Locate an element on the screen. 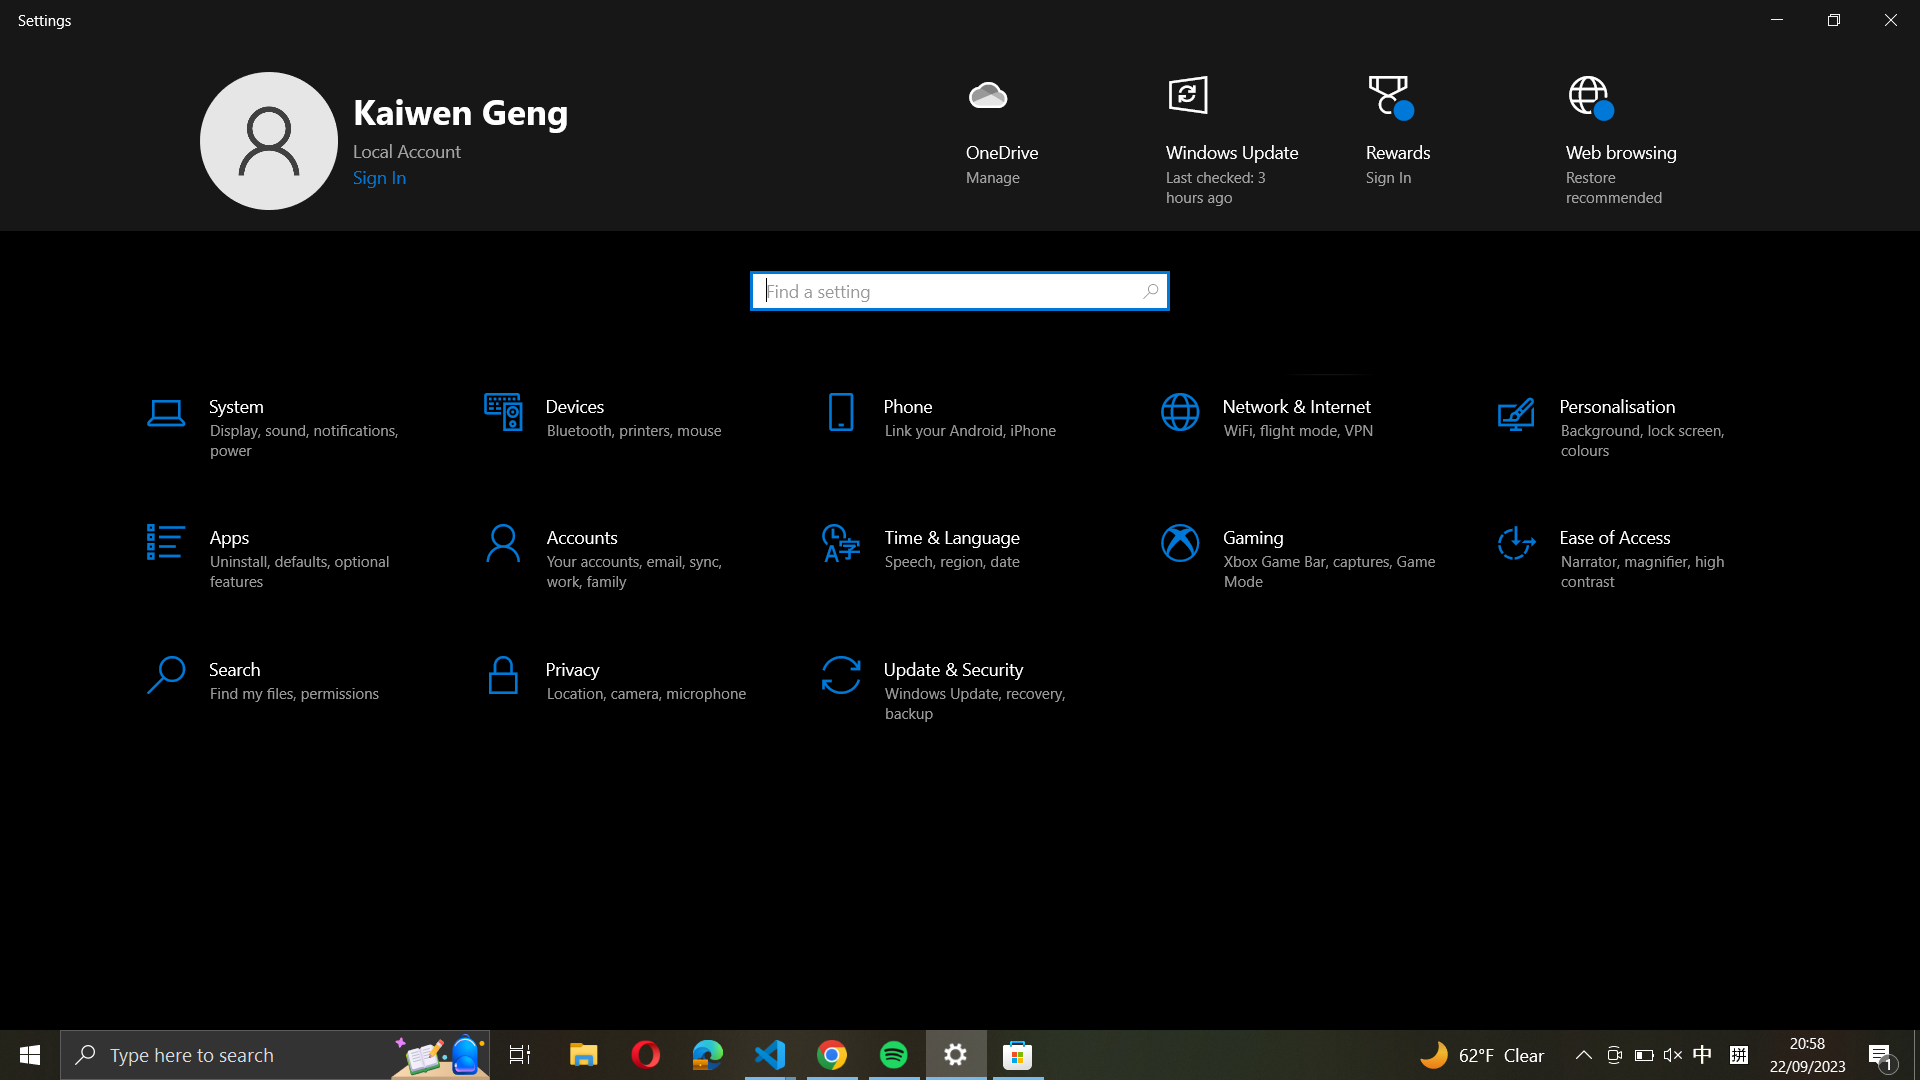 Image resolution: width=1920 pixels, height=1080 pixels. Use the "Rewards" button is located at coordinates (1406, 140).